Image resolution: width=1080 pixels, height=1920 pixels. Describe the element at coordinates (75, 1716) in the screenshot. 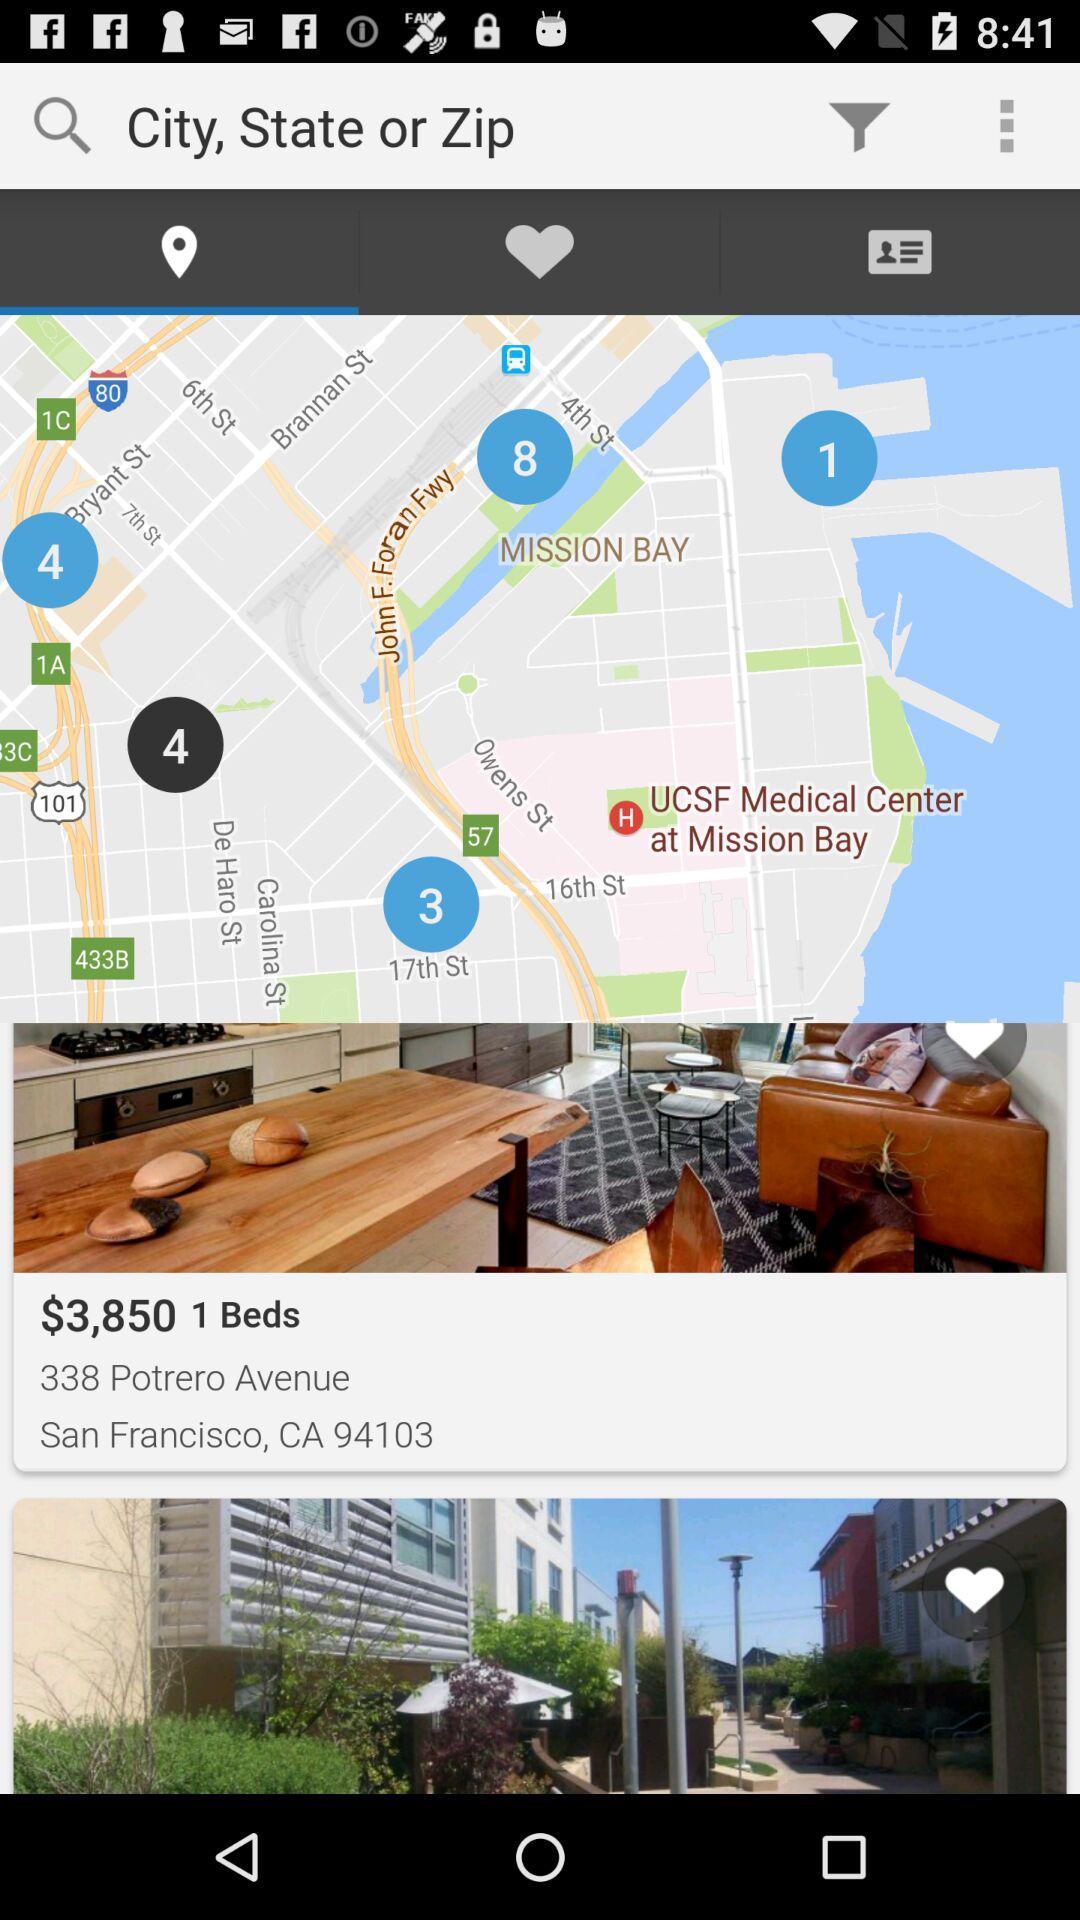

I see `the button next to list` at that location.